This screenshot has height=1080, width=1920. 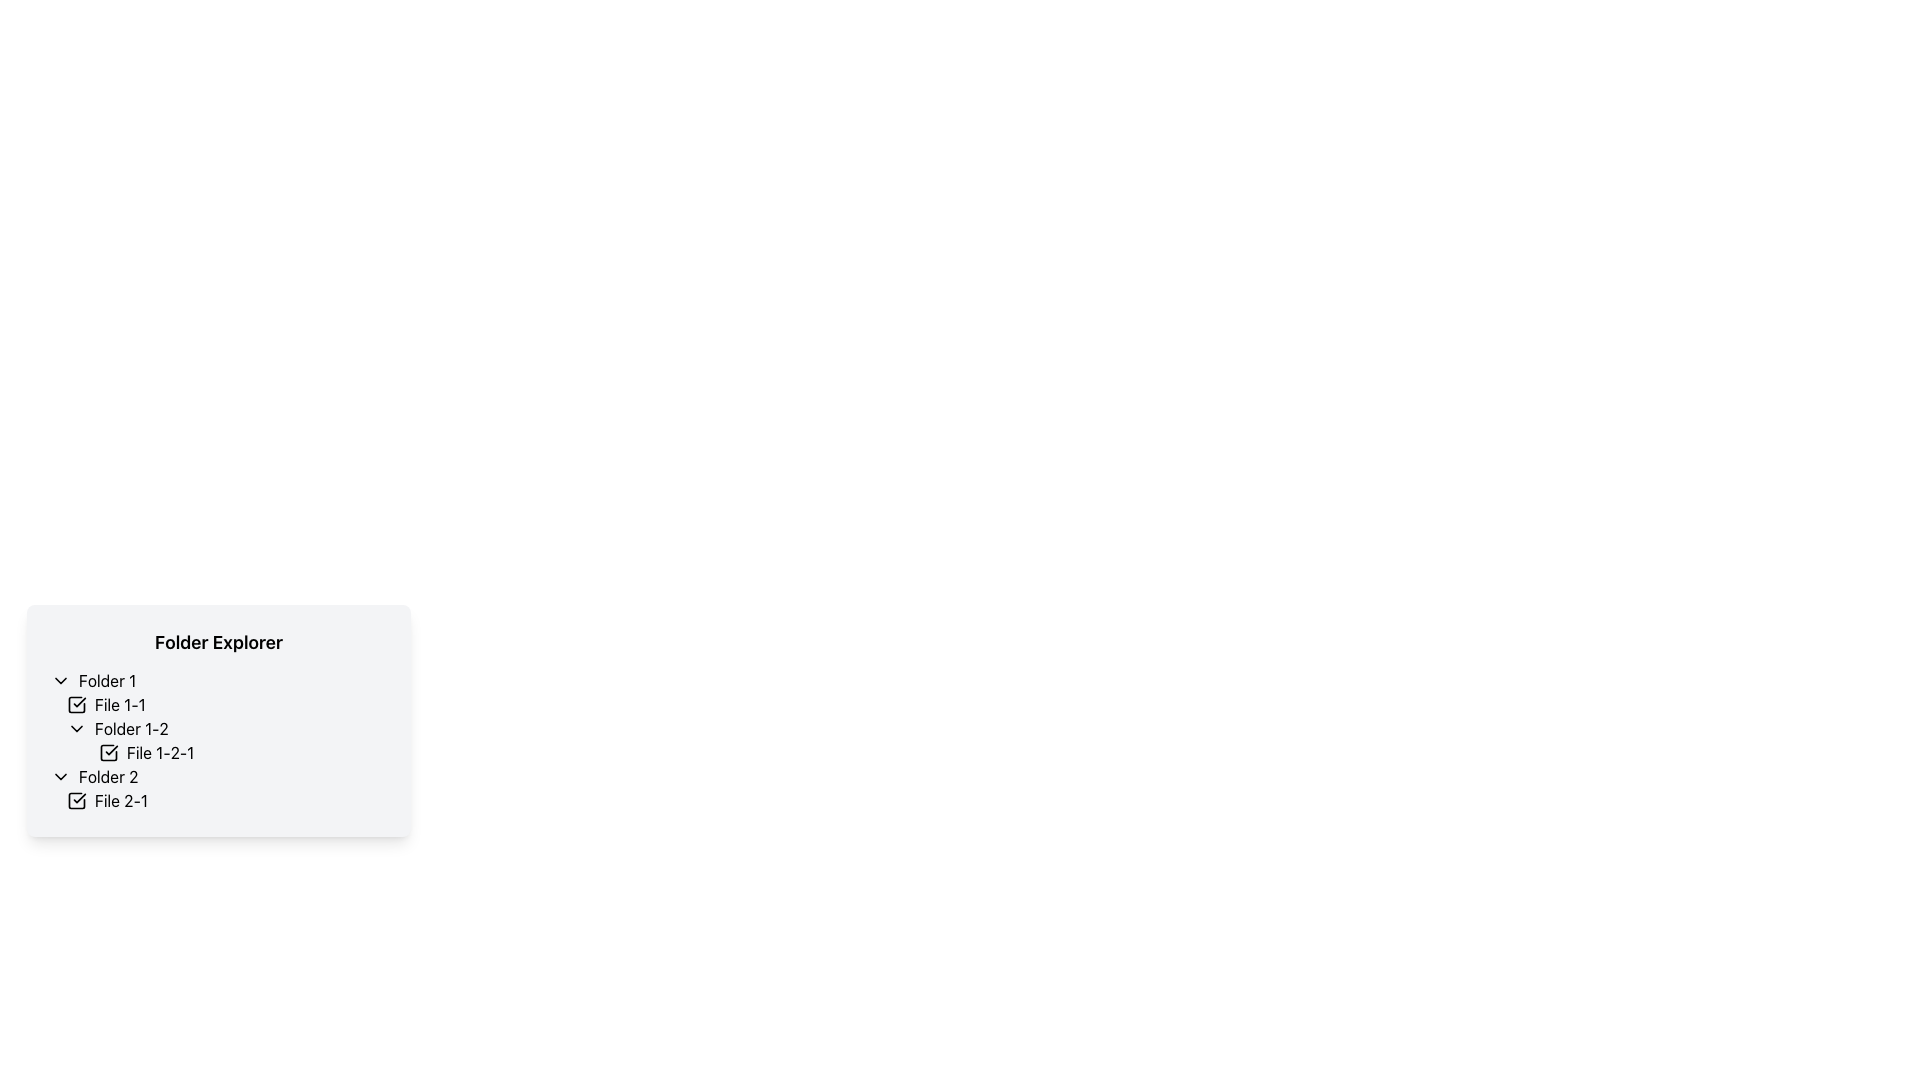 I want to click on the Check Icon indicating the selected state of 'File 2-1' in the 'Folder 2' section of the folder explorer, so click(x=76, y=800).